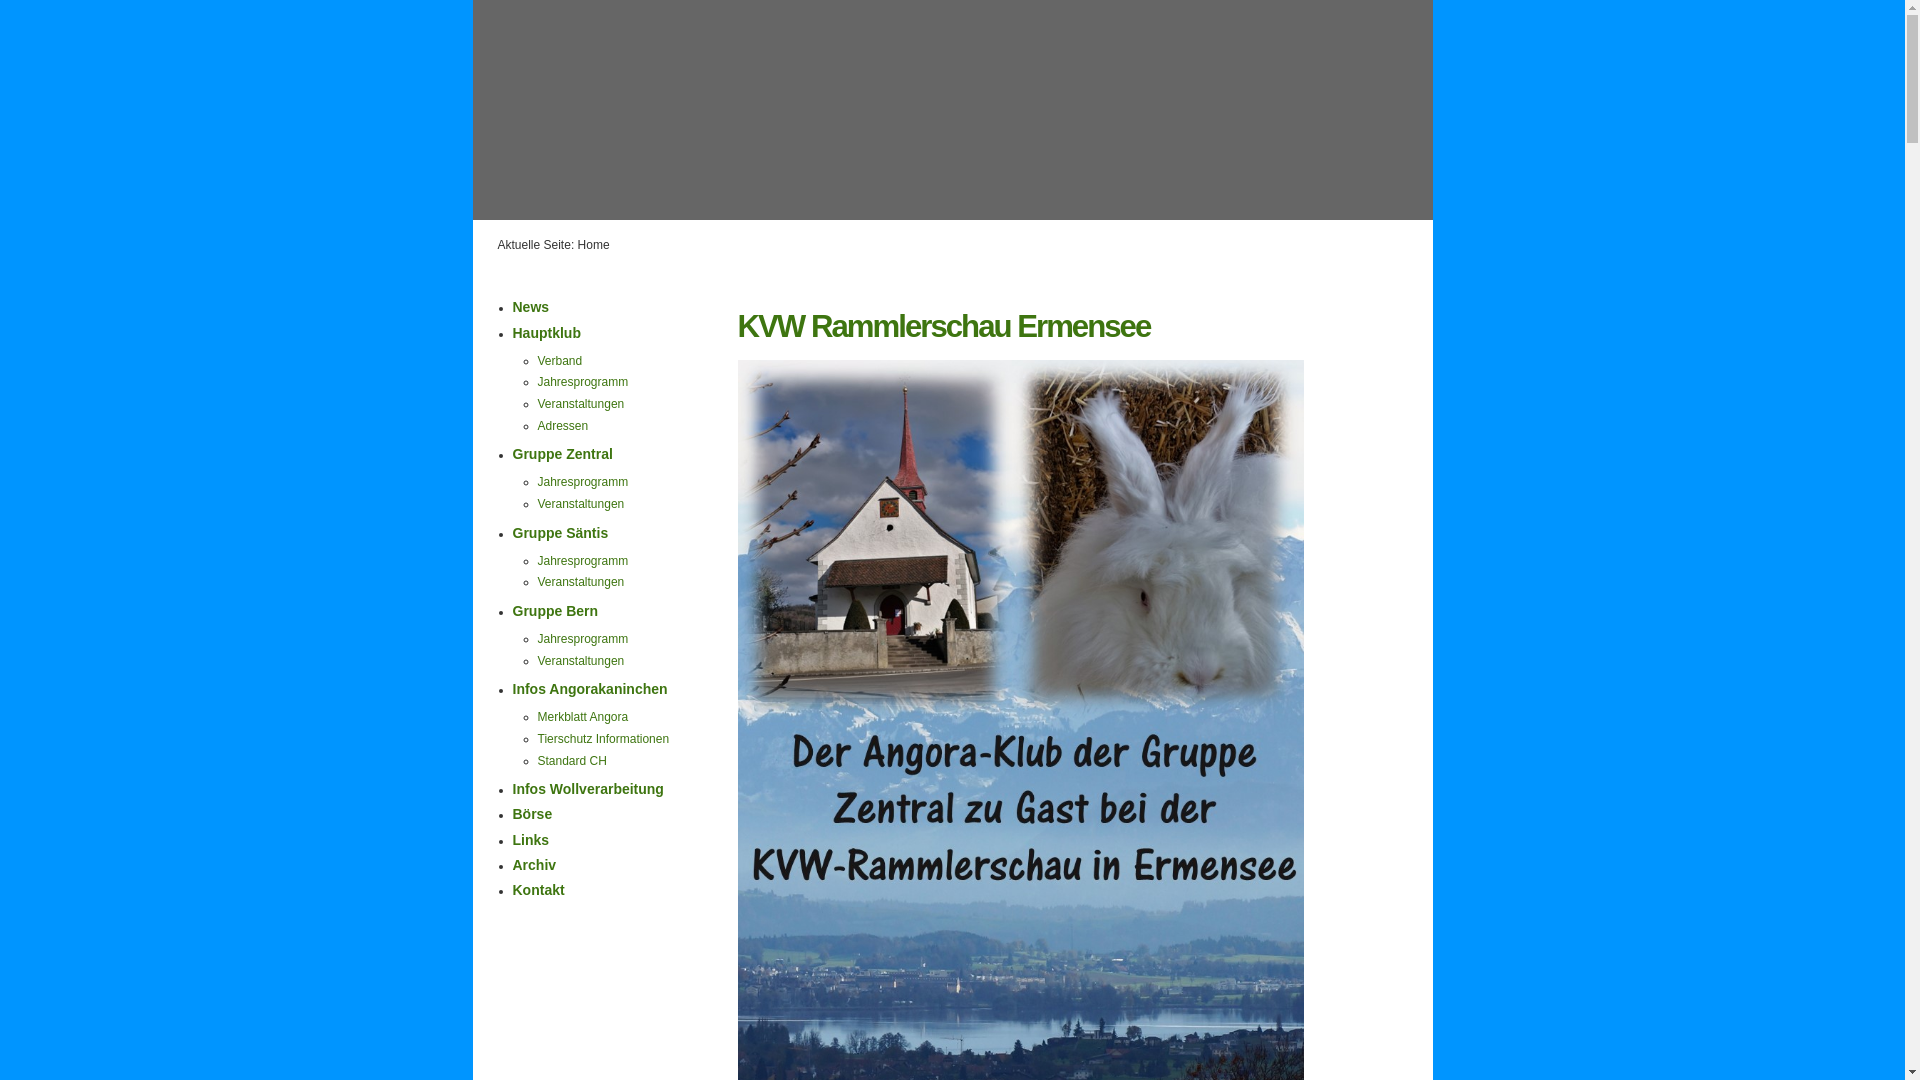 This screenshot has height=1080, width=1920. Describe the element at coordinates (533, 863) in the screenshot. I see `'Archiv'` at that location.